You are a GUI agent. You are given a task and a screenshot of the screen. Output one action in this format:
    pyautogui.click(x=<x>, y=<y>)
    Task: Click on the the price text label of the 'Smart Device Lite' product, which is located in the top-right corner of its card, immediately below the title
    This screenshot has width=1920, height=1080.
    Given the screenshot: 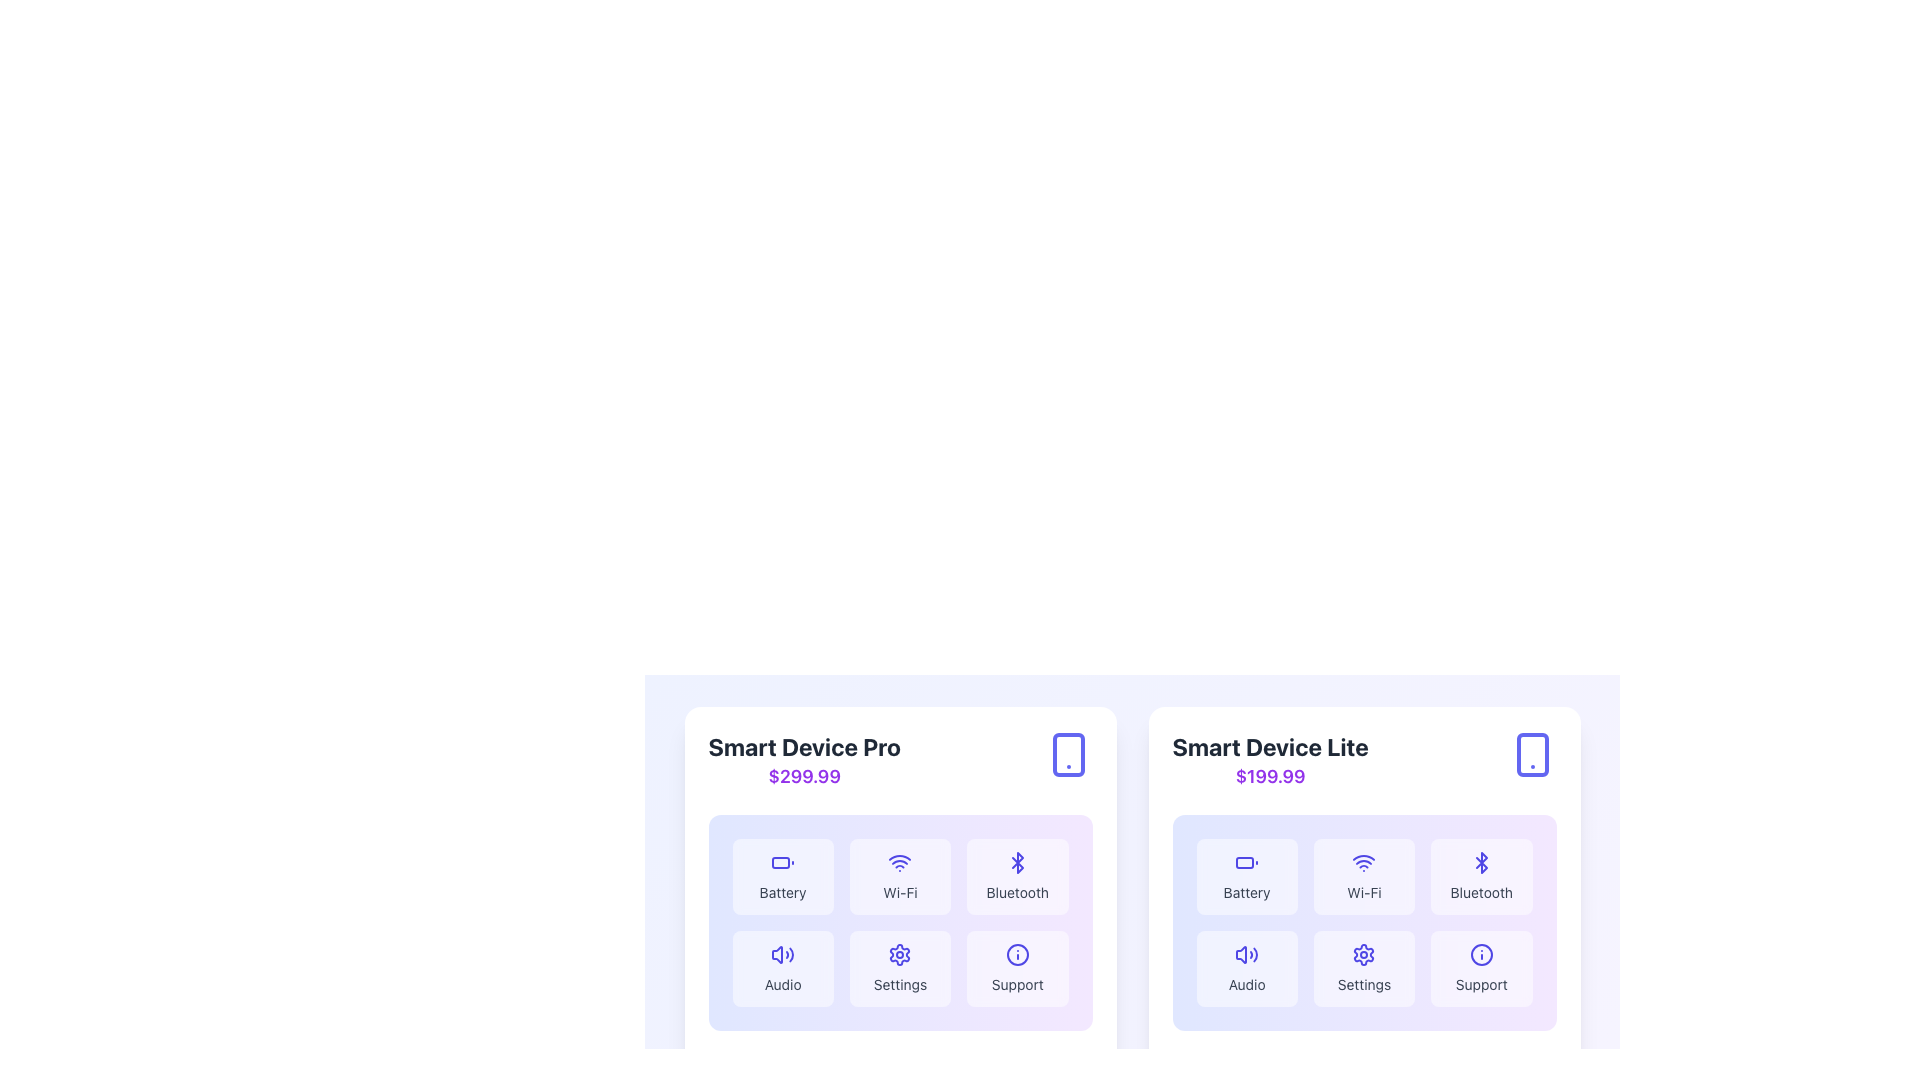 What is the action you would take?
    pyautogui.click(x=1269, y=775)
    